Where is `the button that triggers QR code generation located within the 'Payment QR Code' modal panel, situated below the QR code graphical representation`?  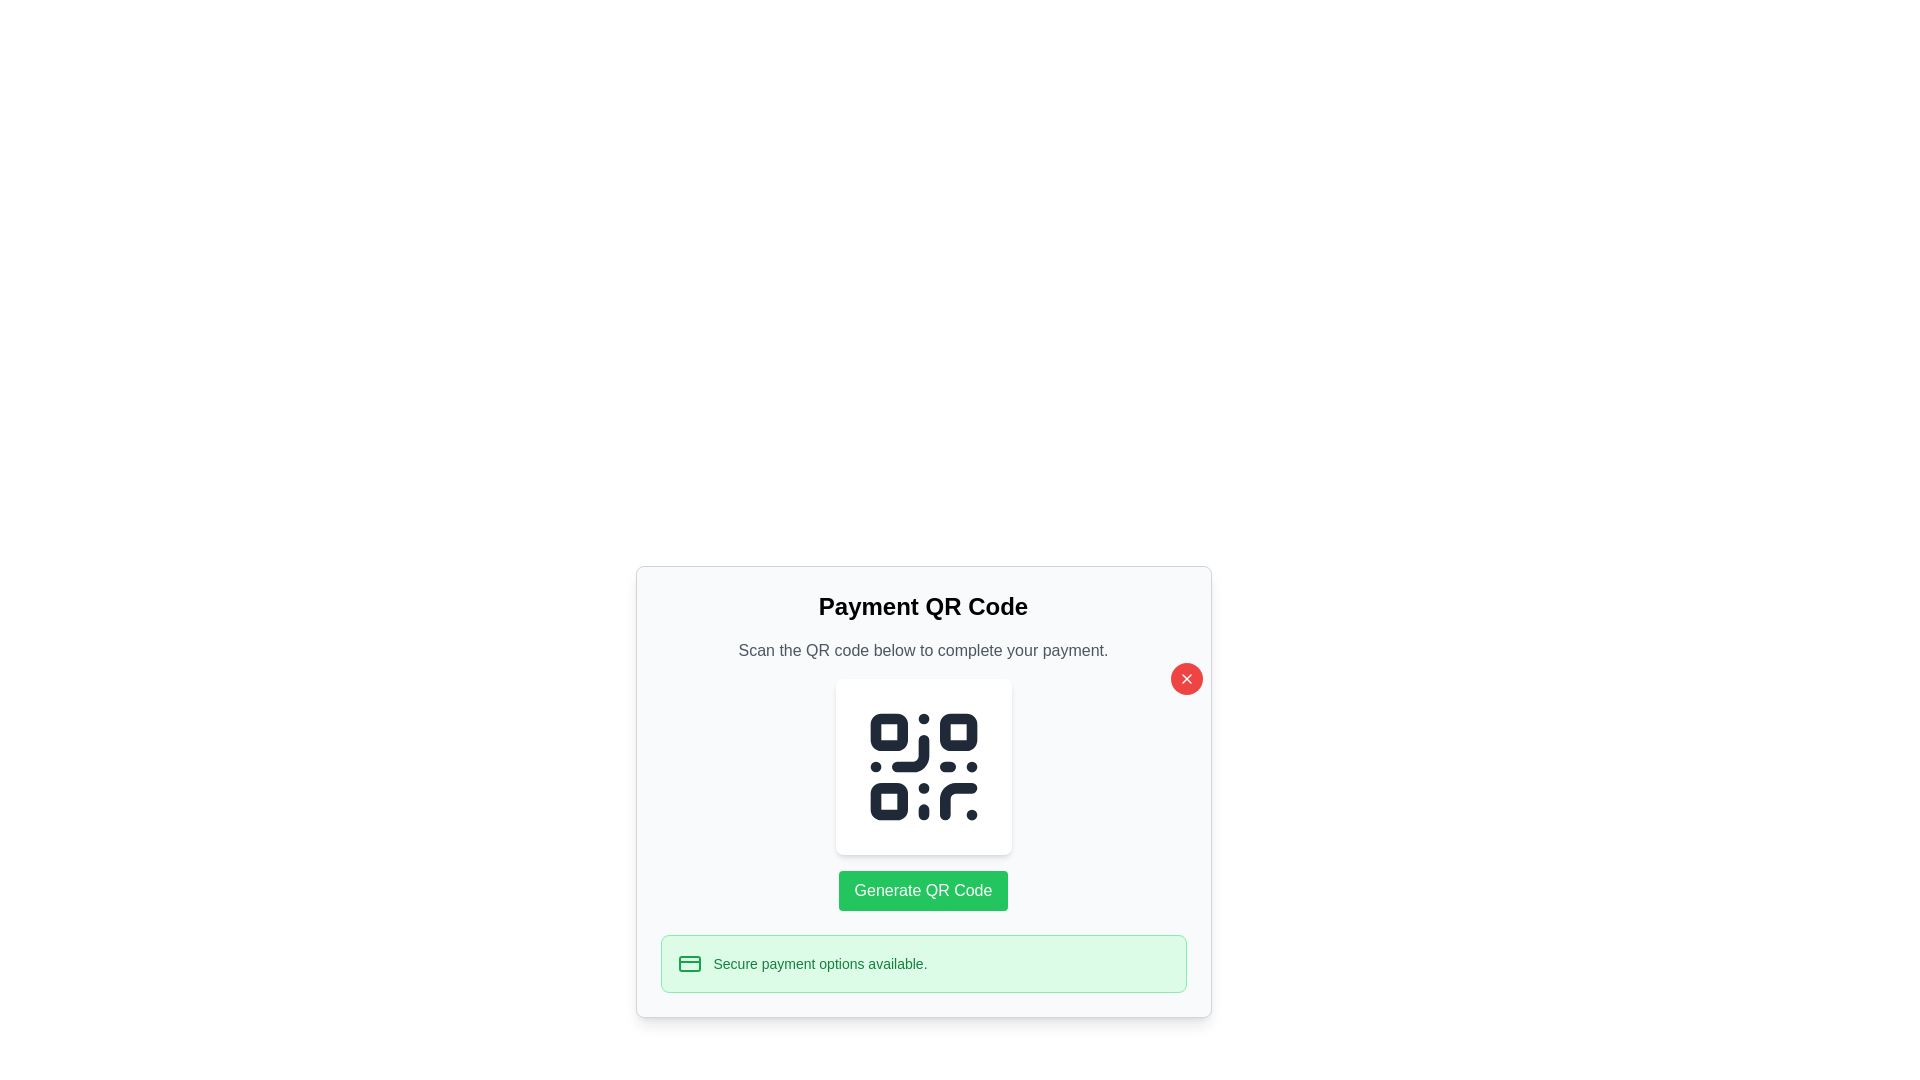
the button that triggers QR code generation located within the 'Payment QR Code' modal panel, situated below the QR code graphical representation is located at coordinates (922, 890).